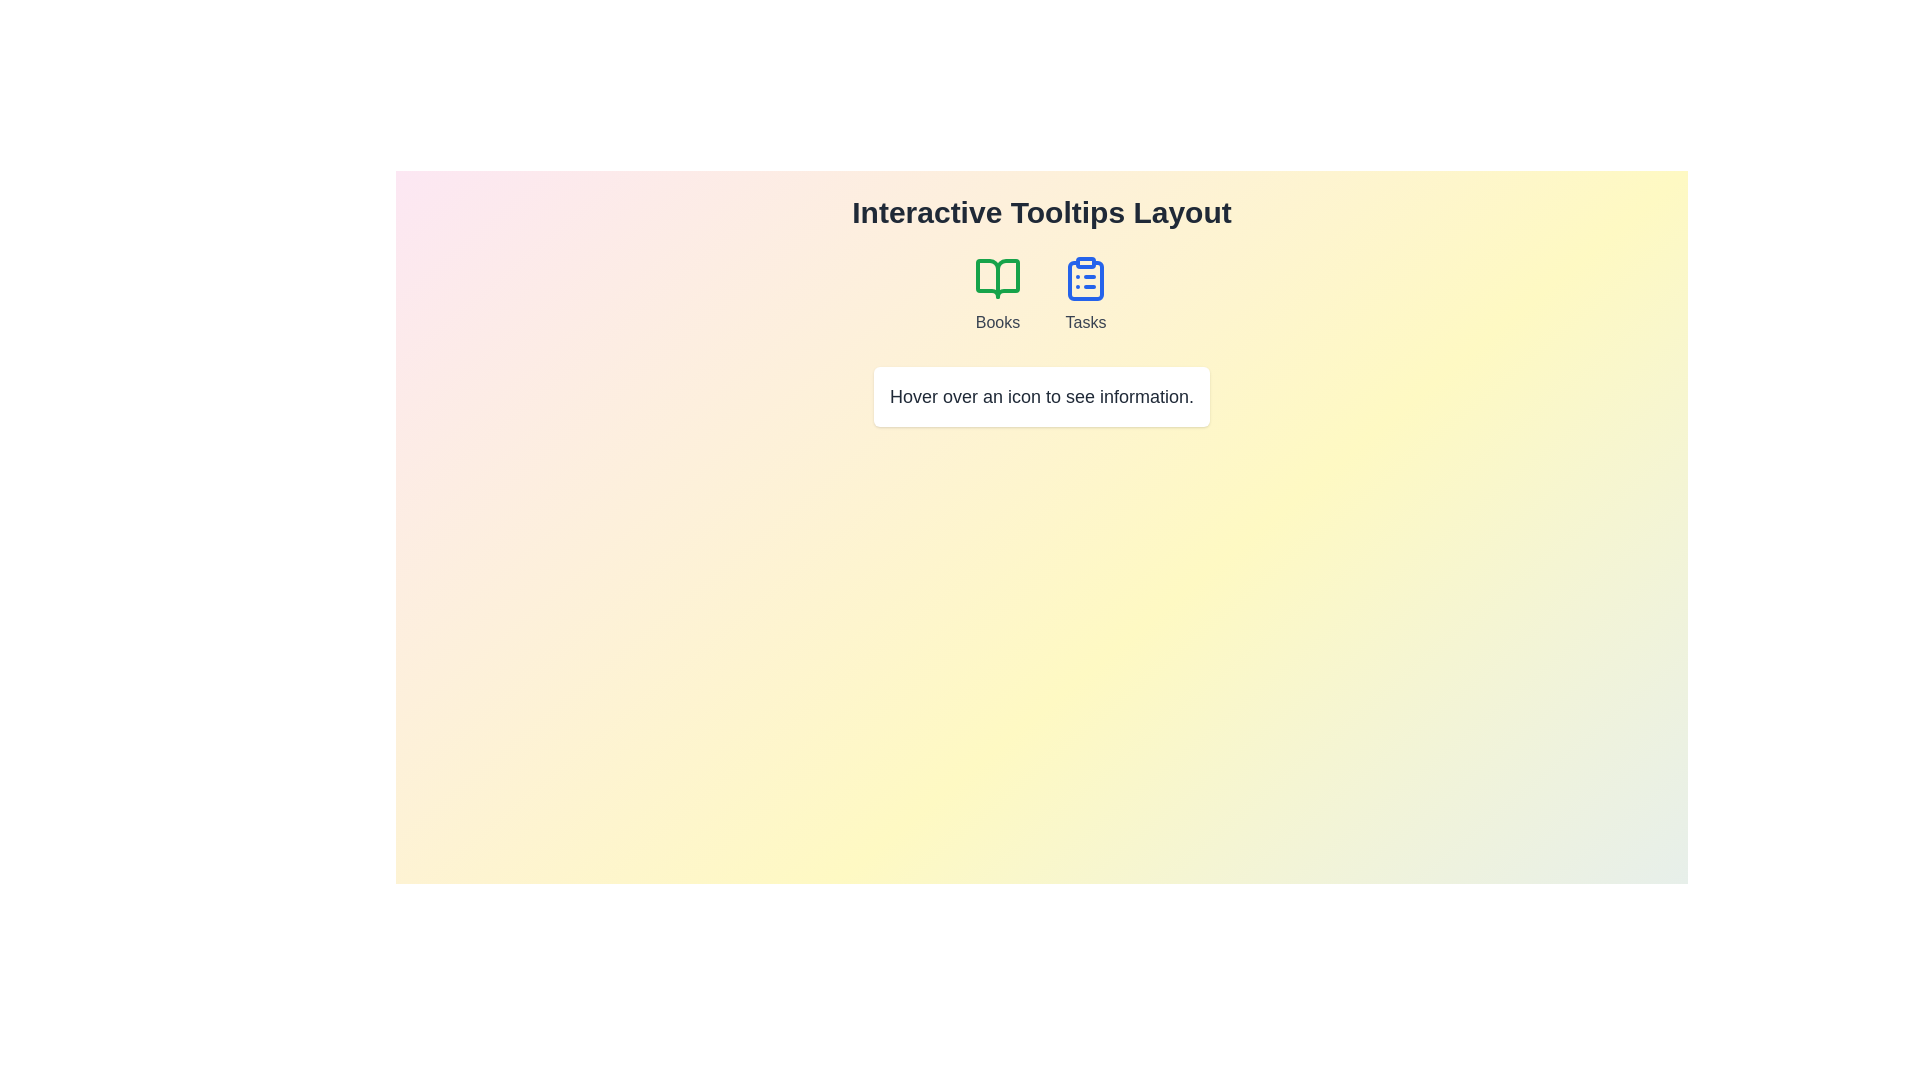 This screenshot has height=1080, width=1920. I want to click on the open book icon with a green outline located centrally in the upper half of the interface, associated with the label 'Books', so click(998, 278).